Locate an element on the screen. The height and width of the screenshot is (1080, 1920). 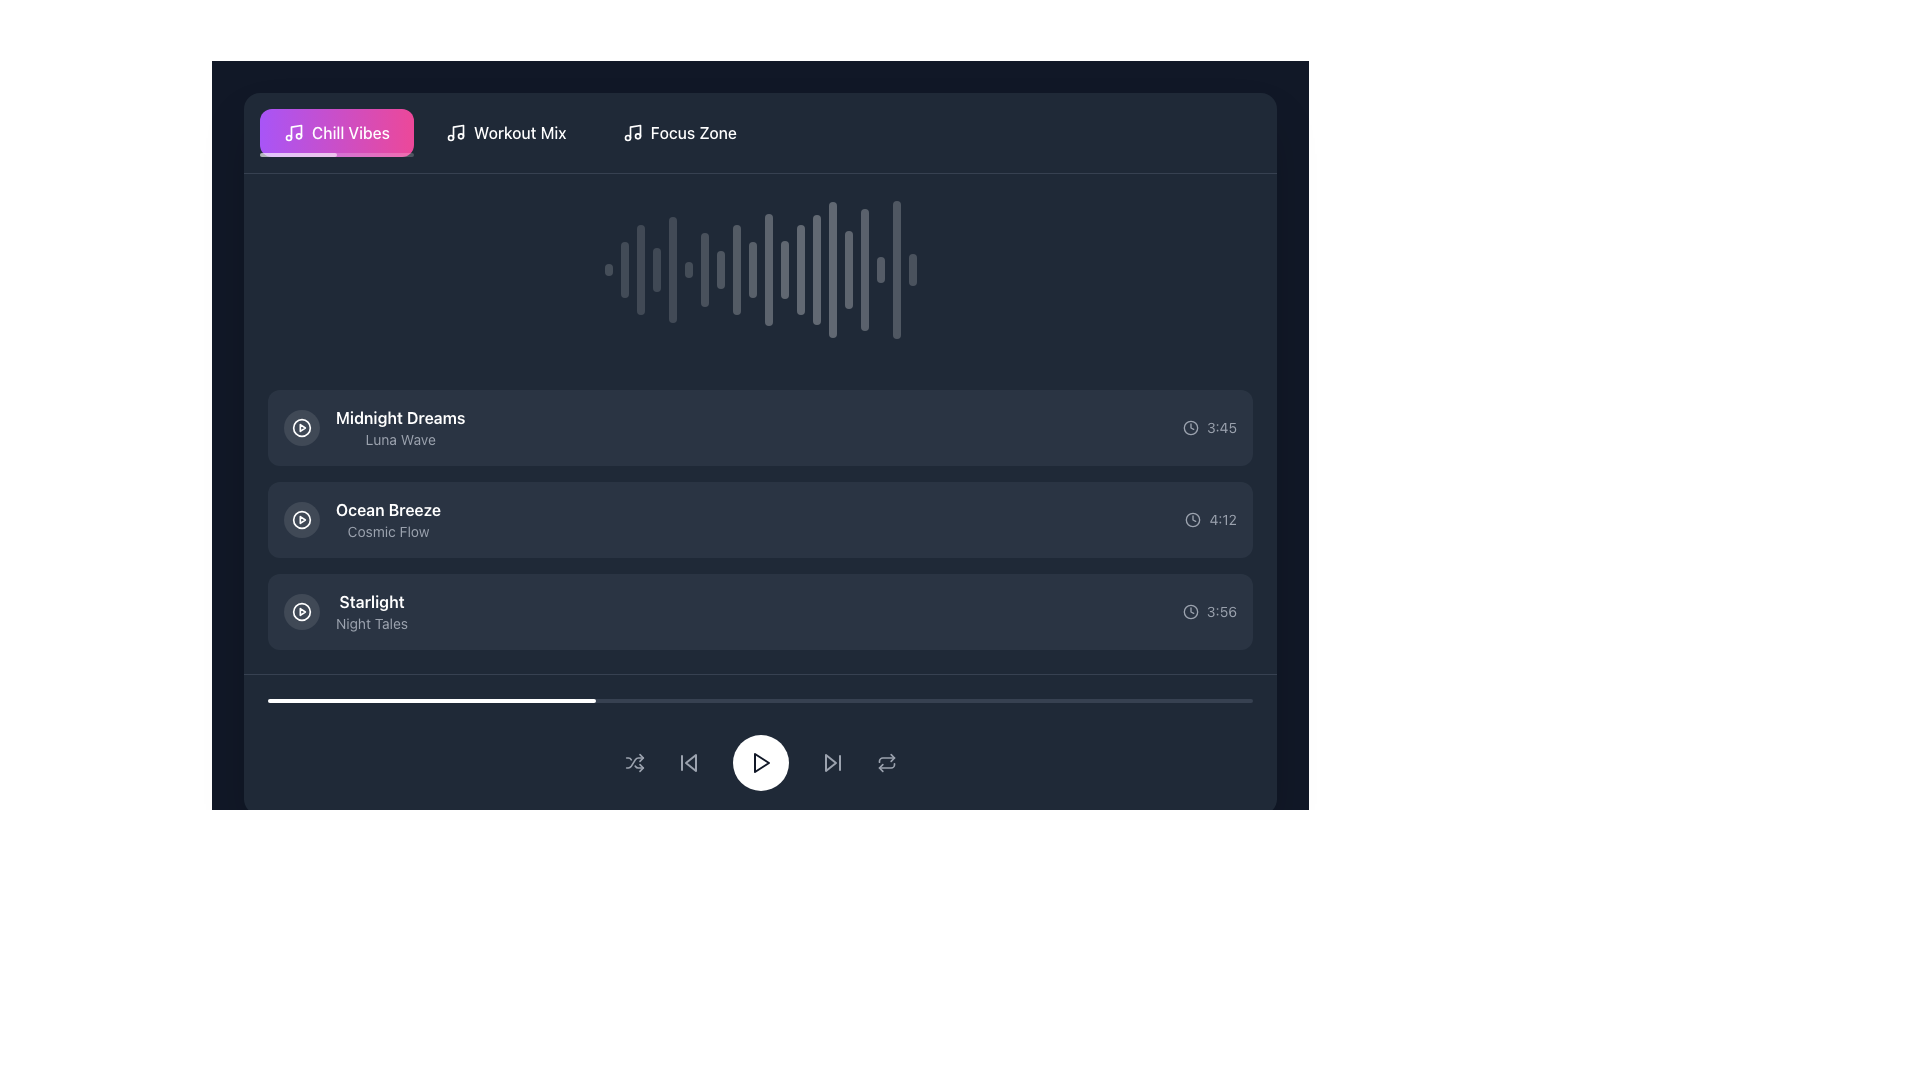
the graphical circular component that visually represents the play button for the first song item under 'Midnight Dreams' by 'Luna Wave' is located at coordinates (301, 427).